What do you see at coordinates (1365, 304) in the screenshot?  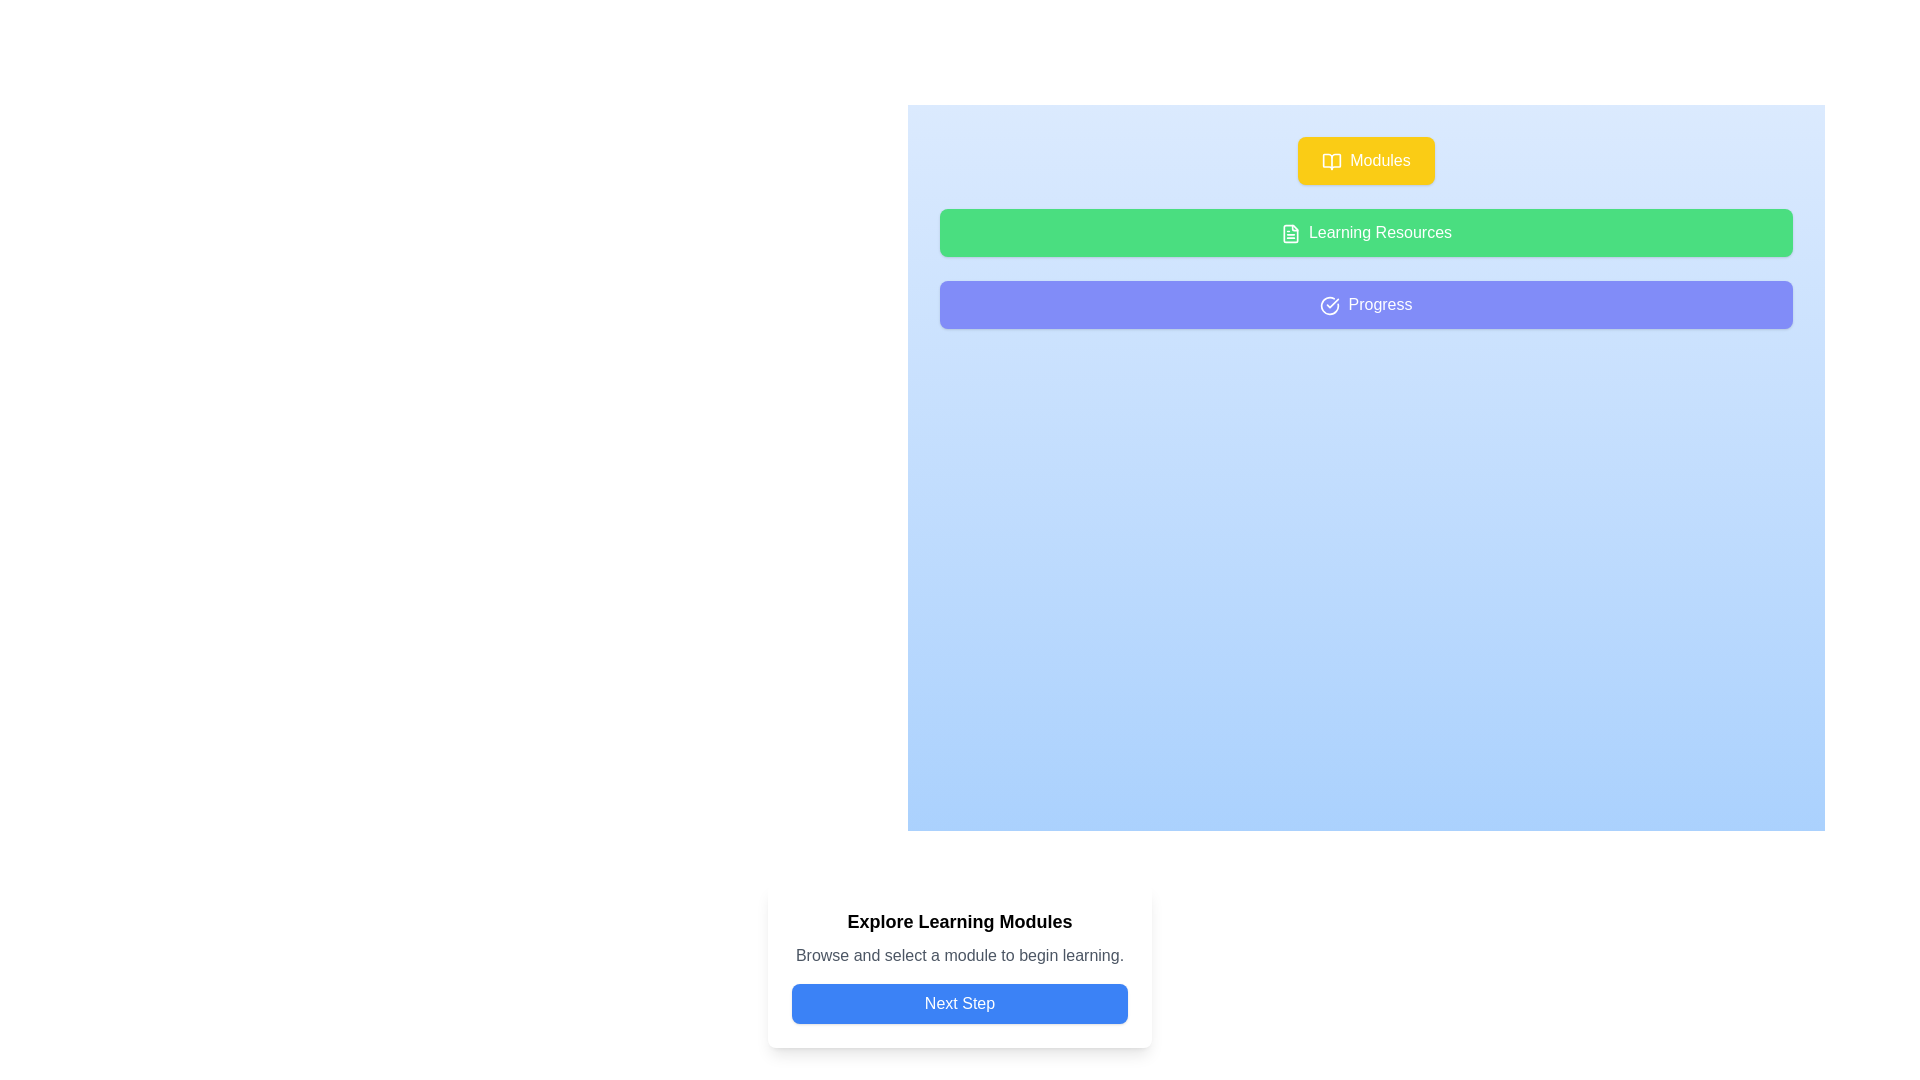 I see `the 'Progress' button, which is the third button in the group, featuring a purple background and white text with a check mark icon` at bounding box center [1365, 304].